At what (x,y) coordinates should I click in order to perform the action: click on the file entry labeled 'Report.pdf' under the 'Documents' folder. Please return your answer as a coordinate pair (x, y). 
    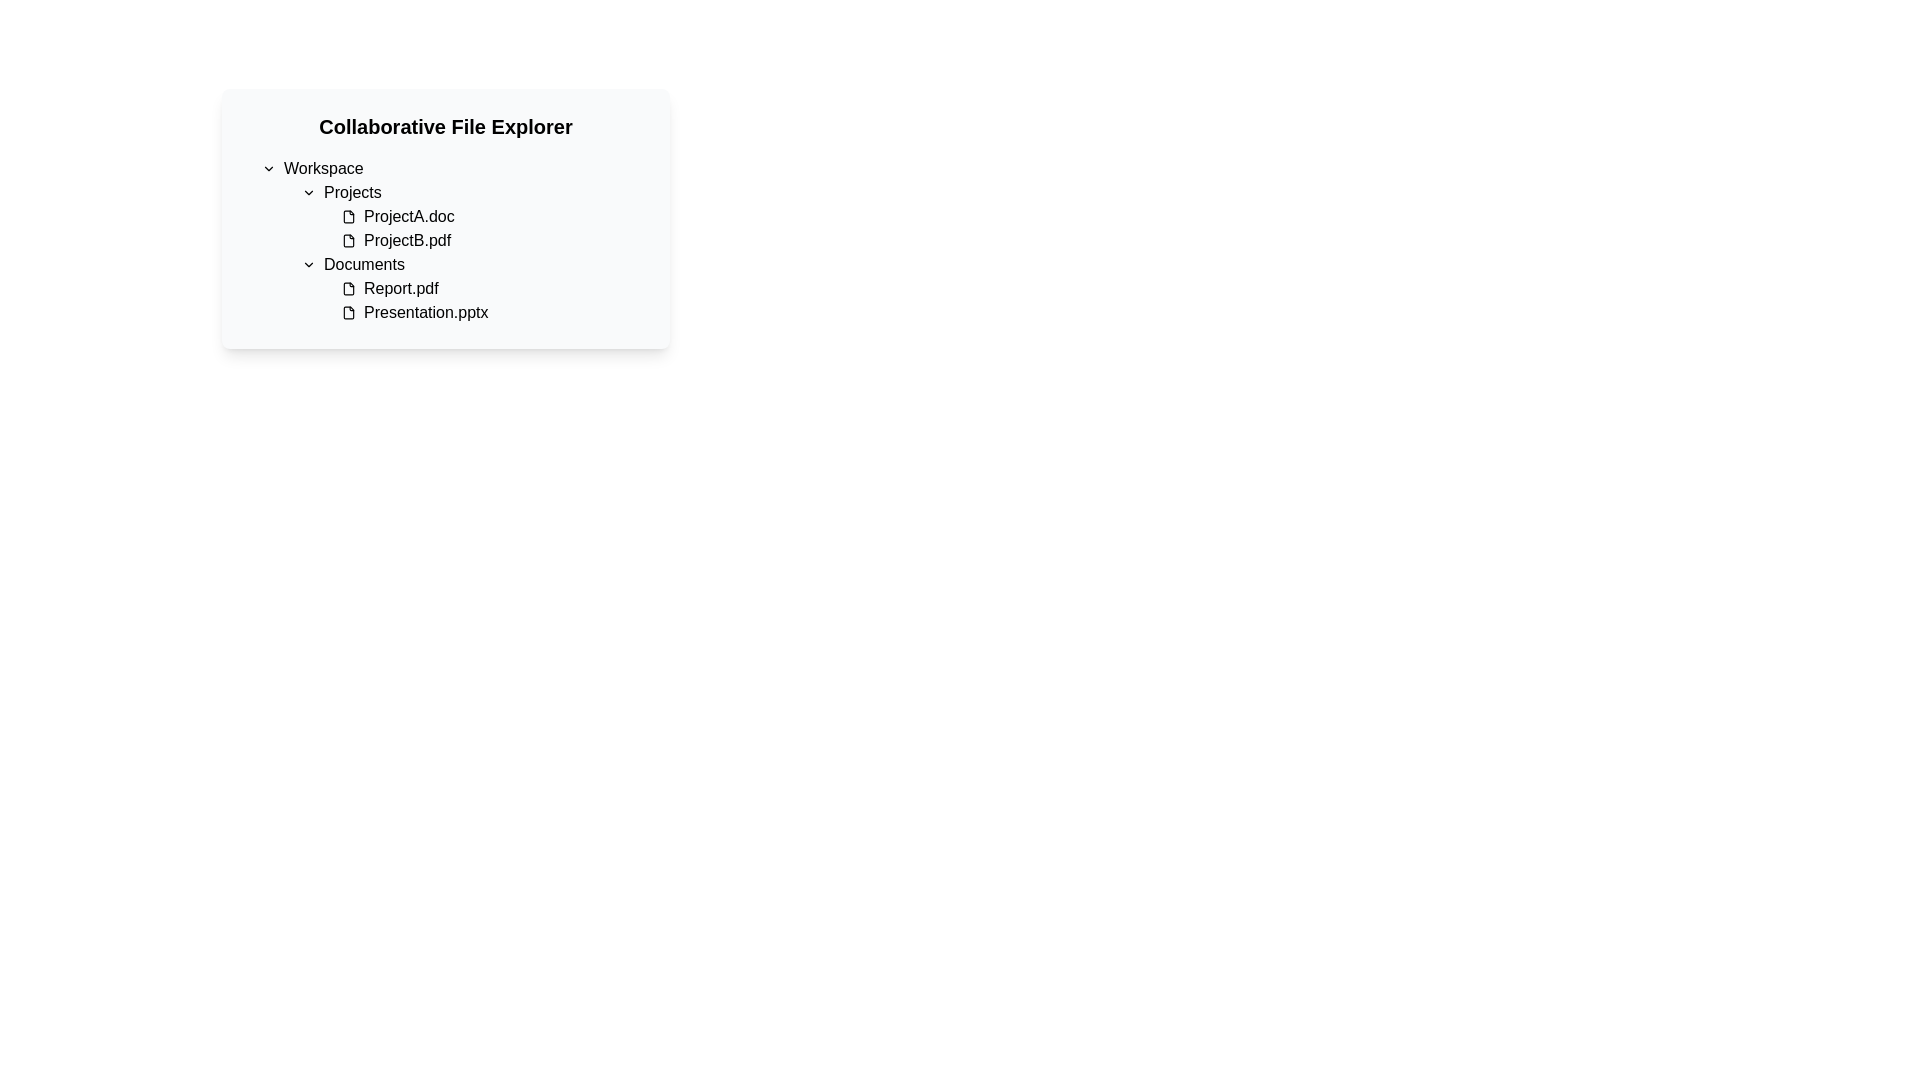
    Looking at the image, I should click on (473, 289).